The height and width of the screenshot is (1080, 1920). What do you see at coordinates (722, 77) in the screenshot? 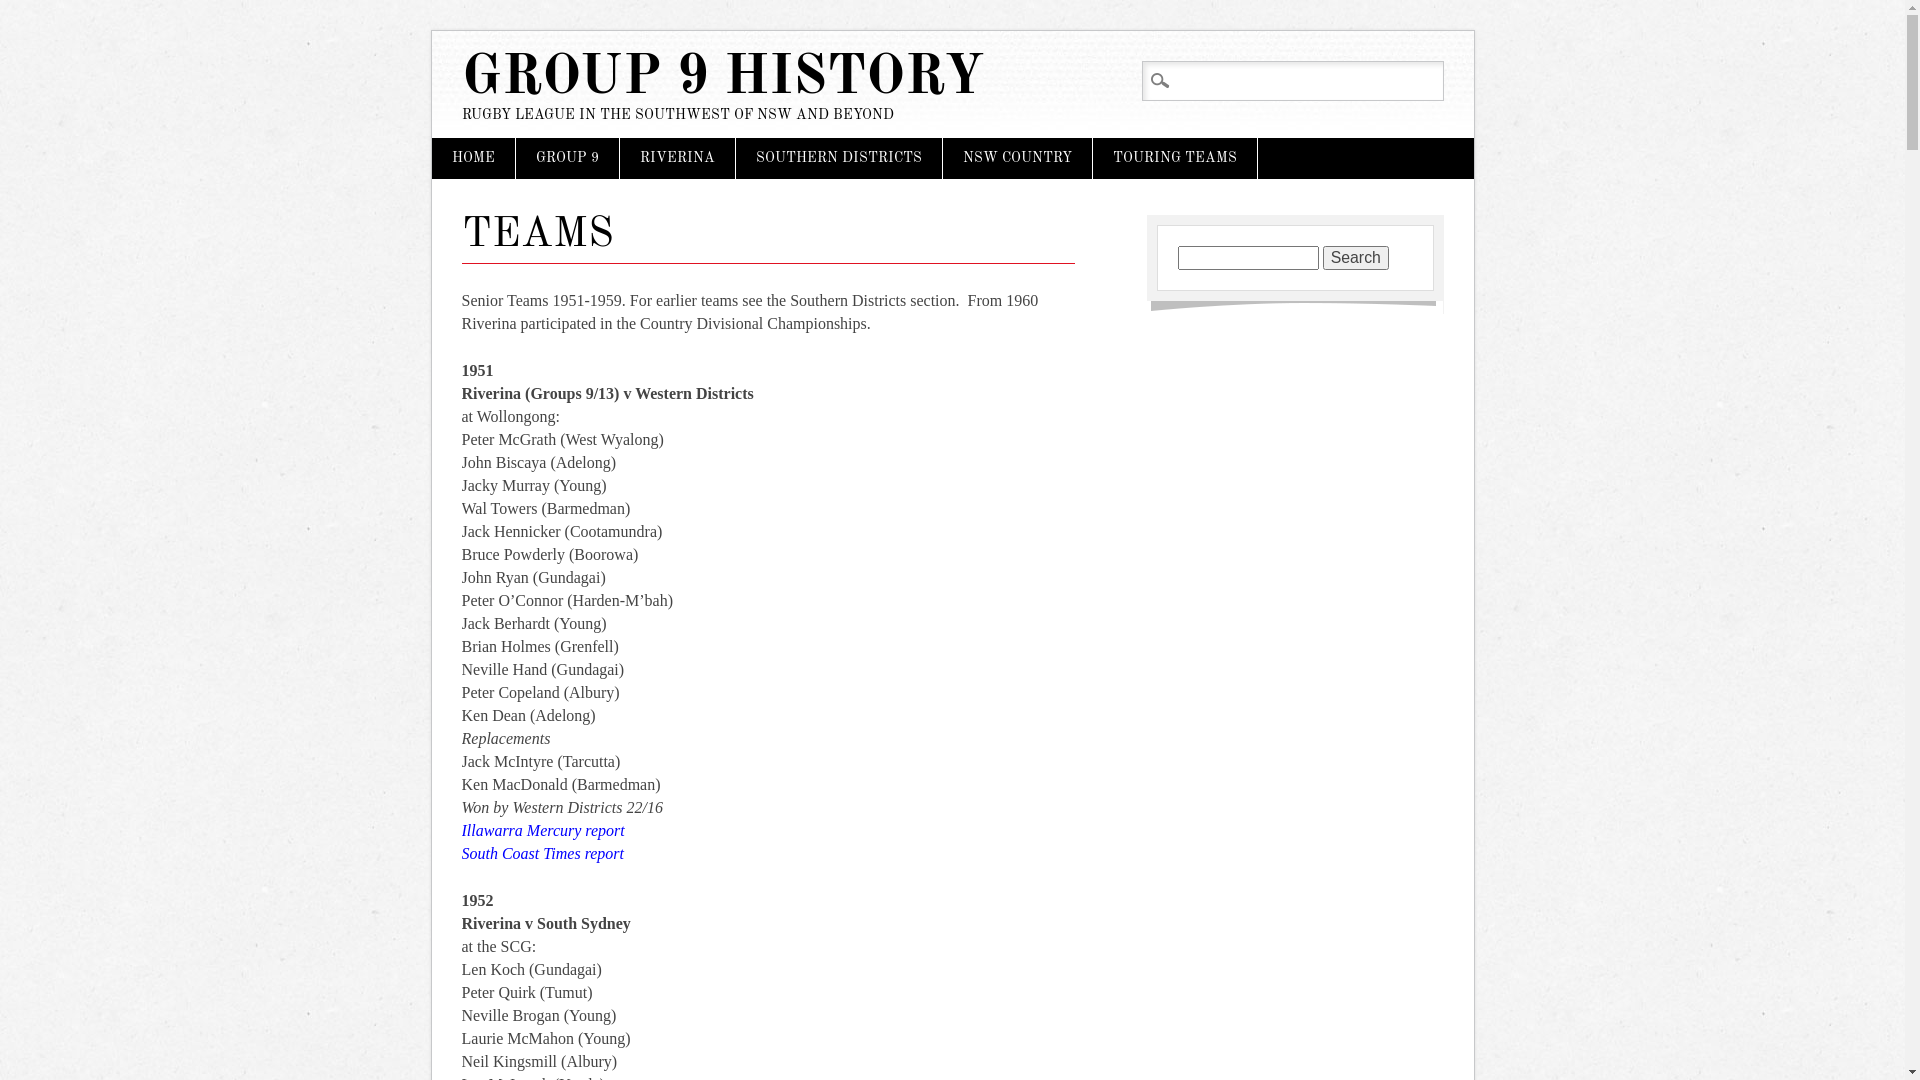
I see `'GROUP 9 HISTORY'` at bounding box center [722, 77].